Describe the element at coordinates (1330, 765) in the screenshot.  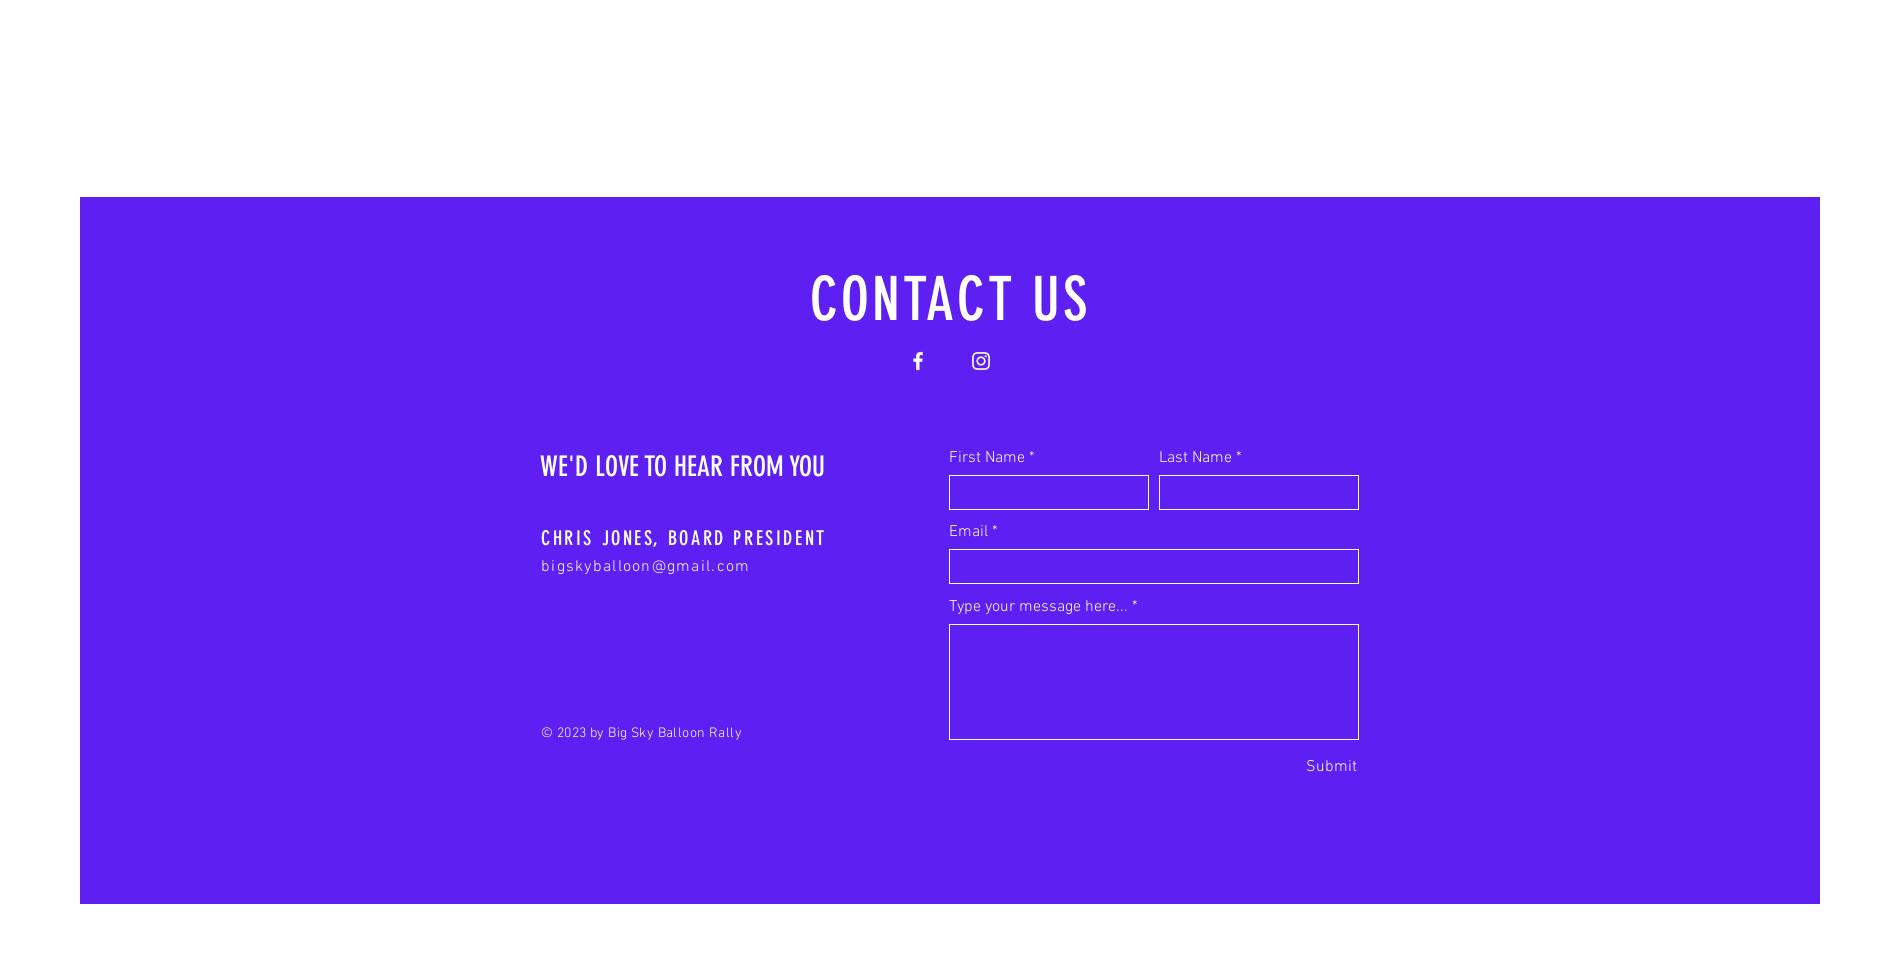
I see `'Submit'` at that location.